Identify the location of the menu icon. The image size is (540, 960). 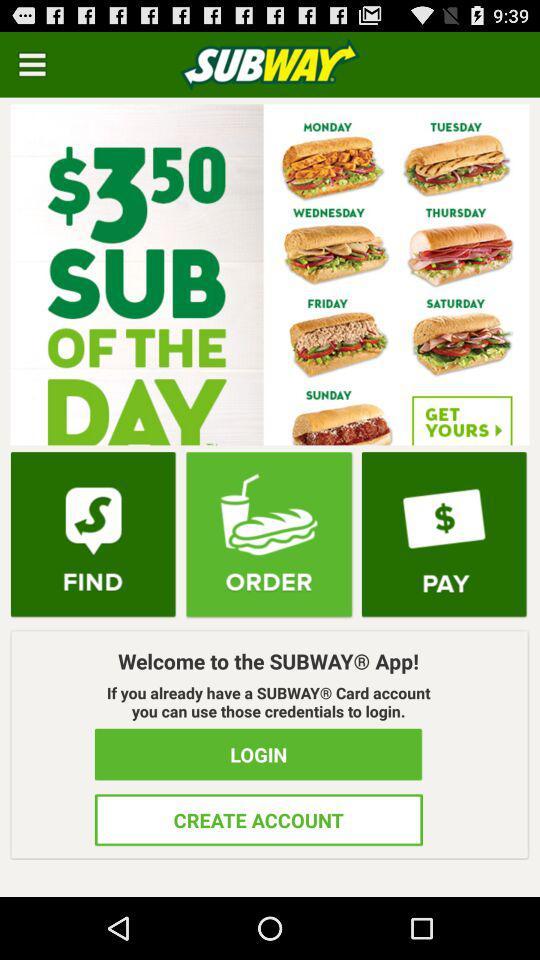
(31, 68).